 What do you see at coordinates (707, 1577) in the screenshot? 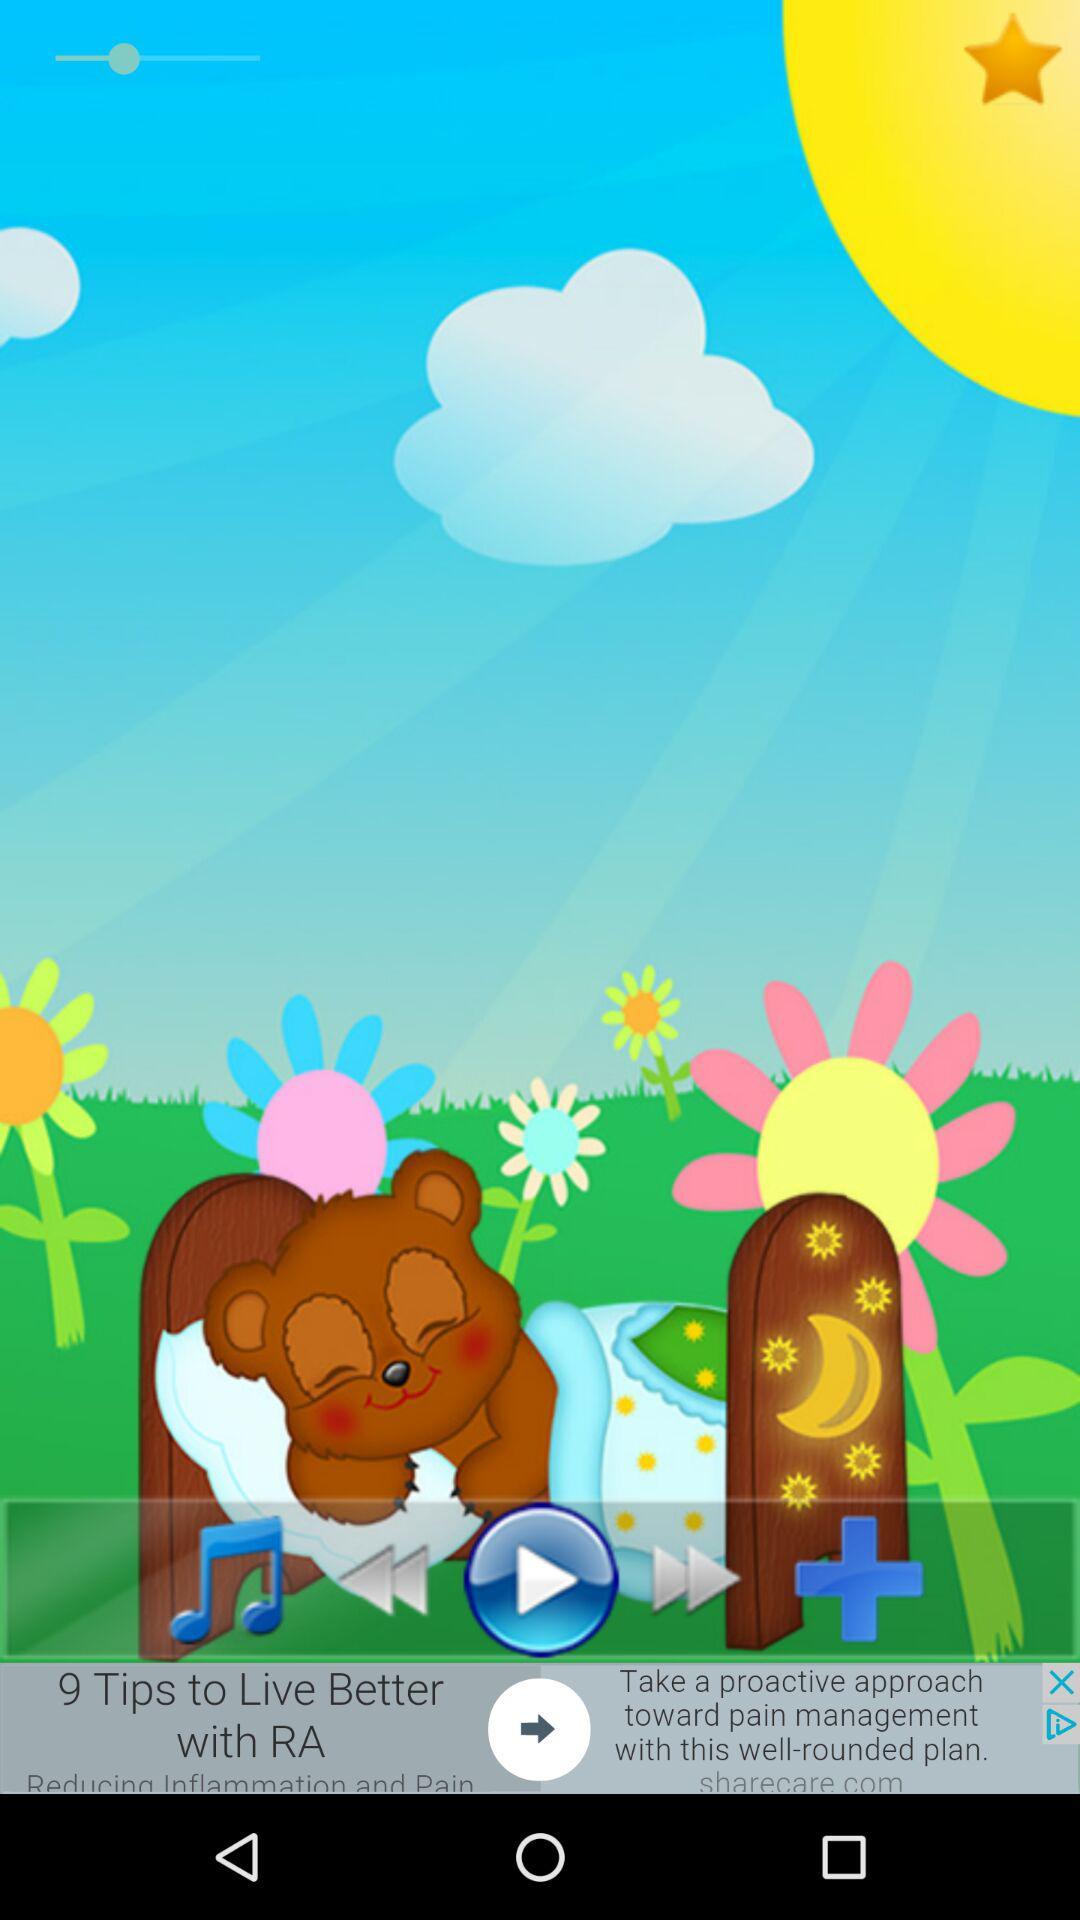
I see `next song` at bounding box center [707, 1577].